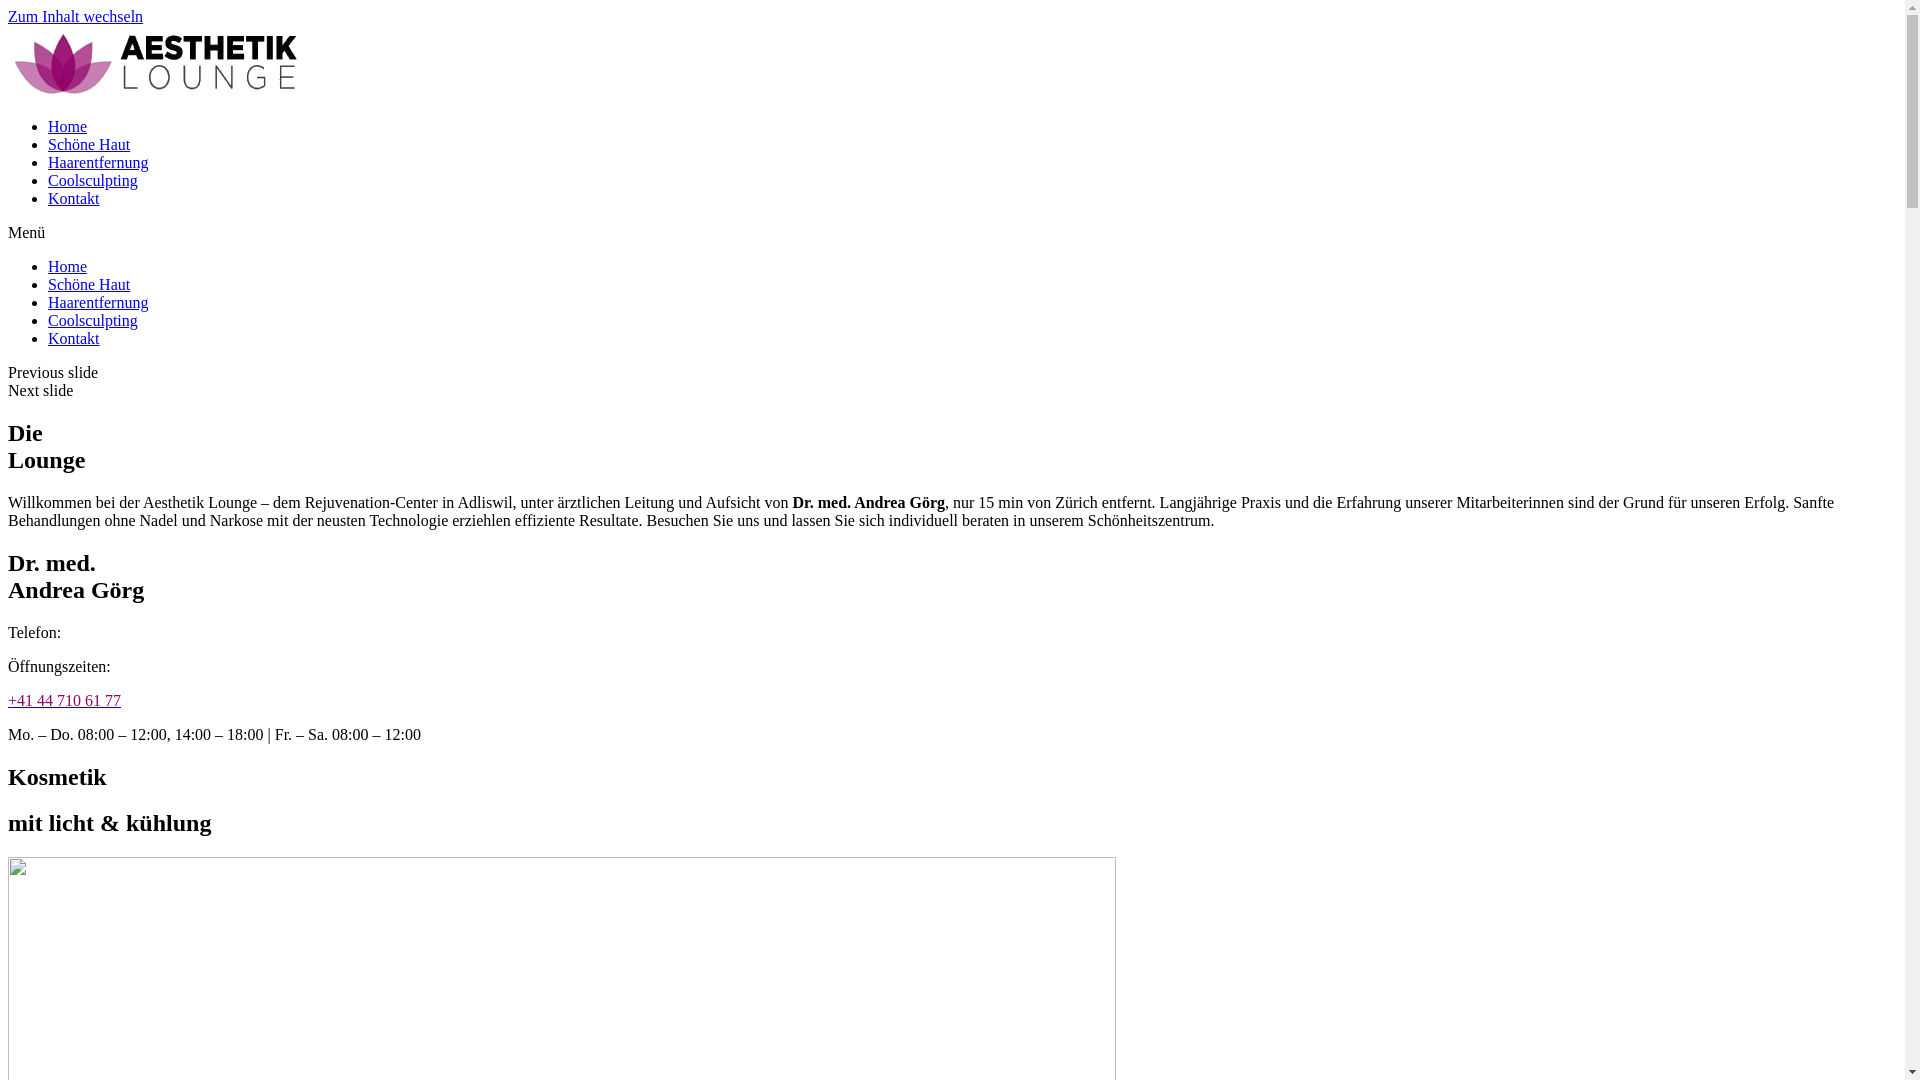  I want to click on 'Haarentfernung', so click(96, 161).